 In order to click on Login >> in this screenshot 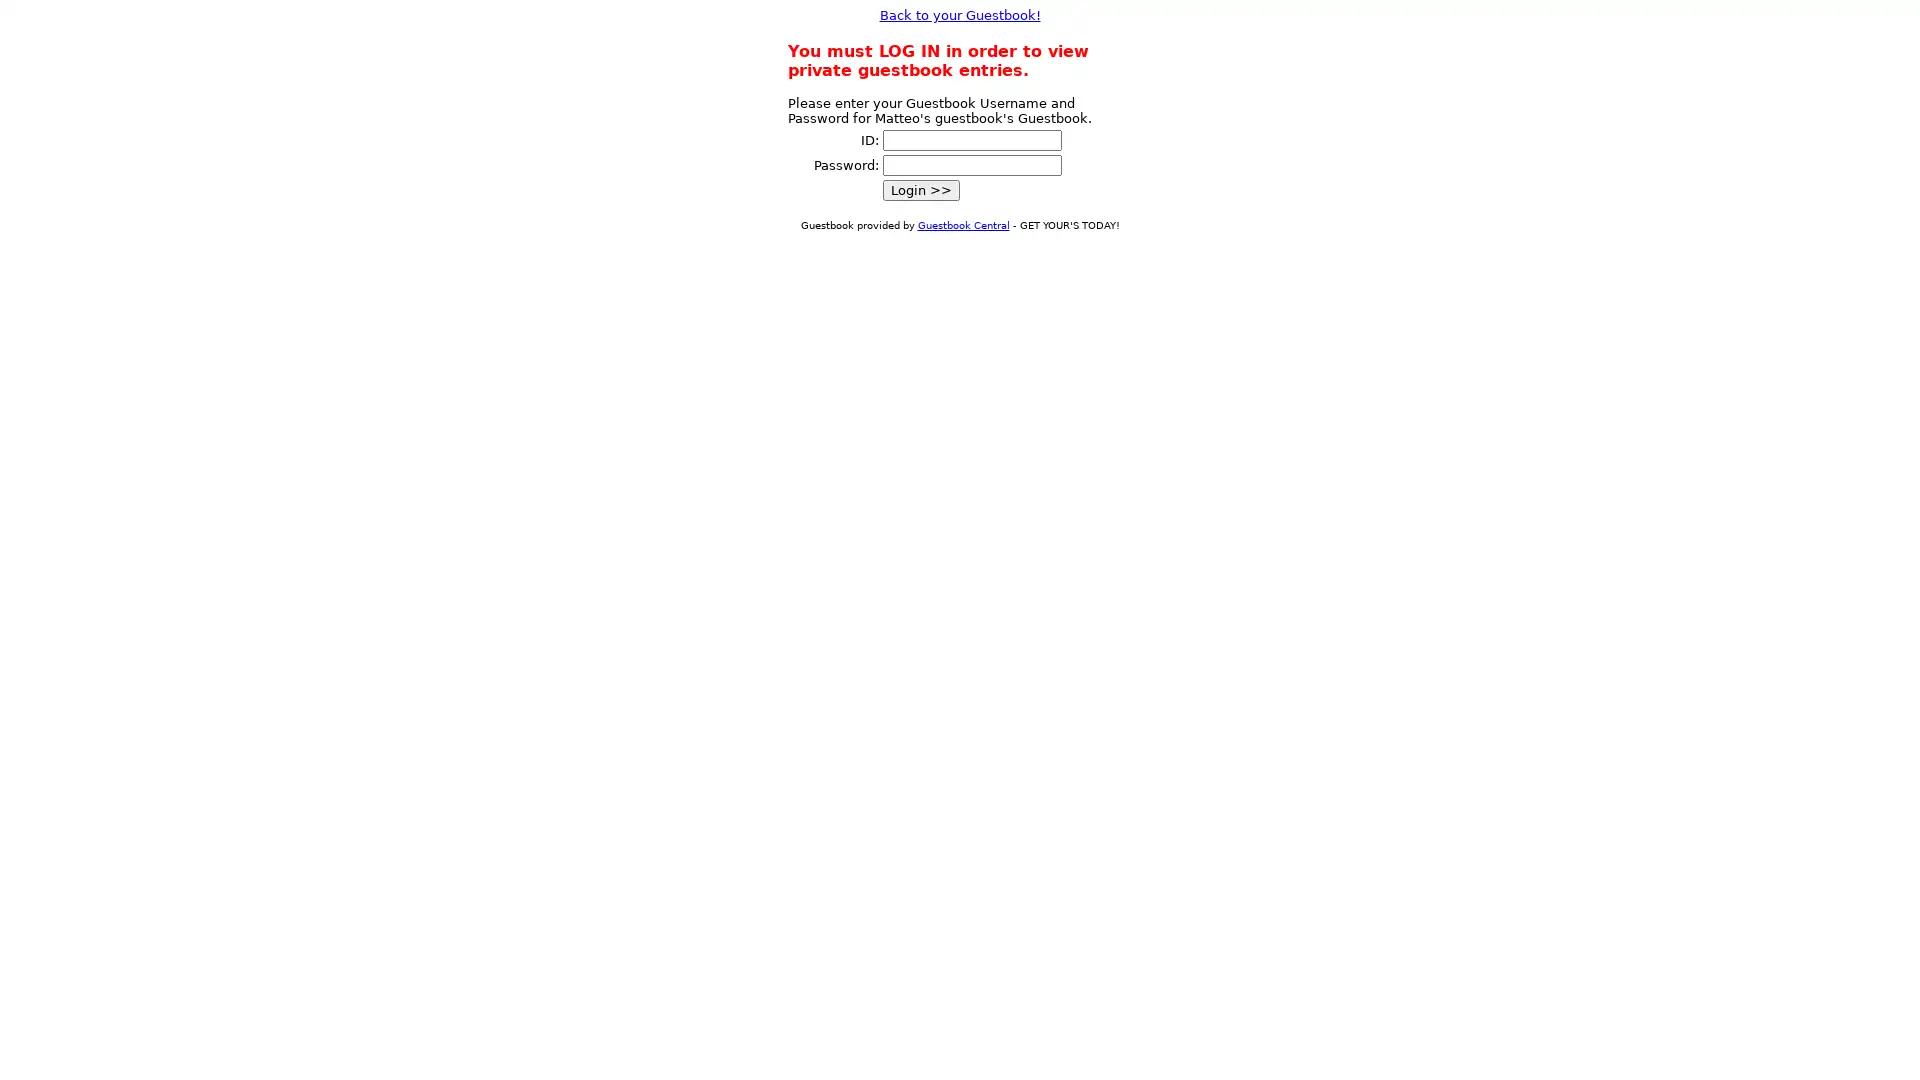, I will do `click(919, 190)`.